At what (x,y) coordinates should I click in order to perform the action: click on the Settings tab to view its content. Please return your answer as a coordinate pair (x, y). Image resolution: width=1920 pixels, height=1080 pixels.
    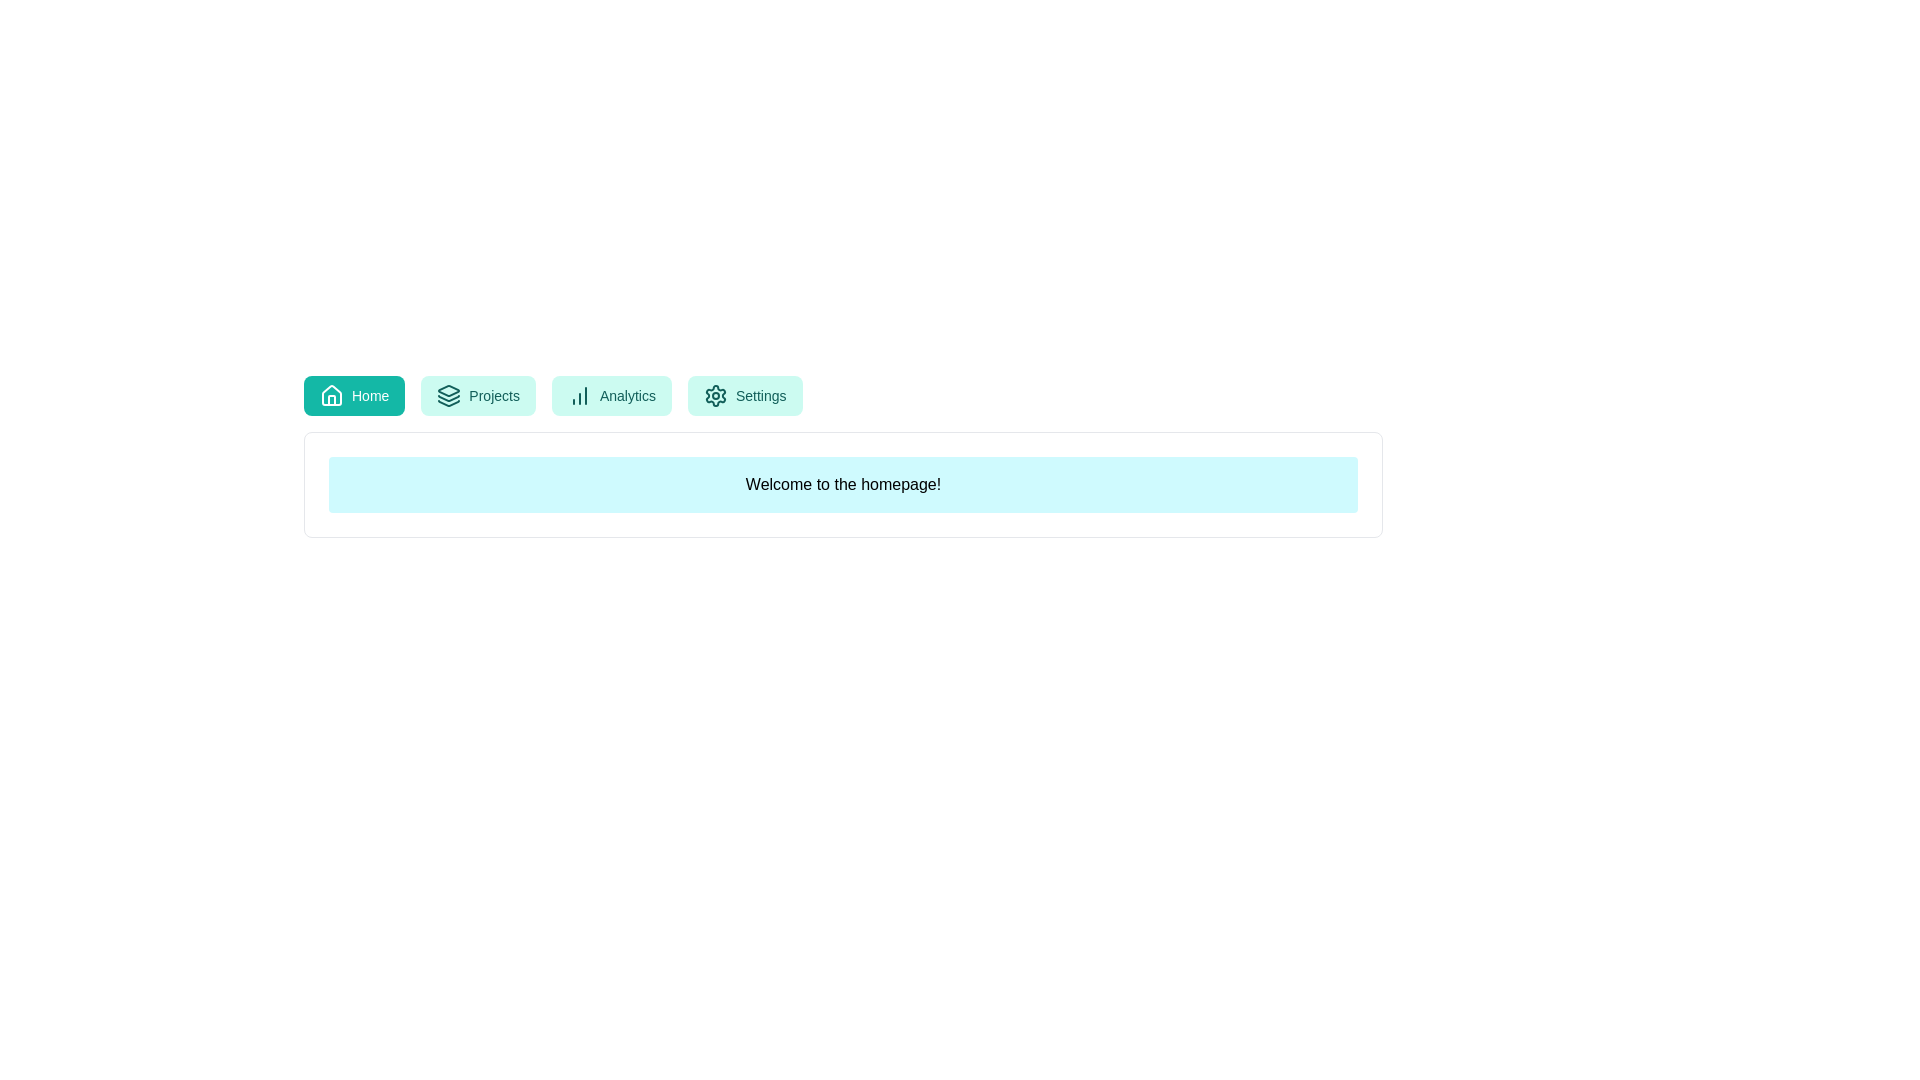
    Looking at the image, I should click on (744, 396).